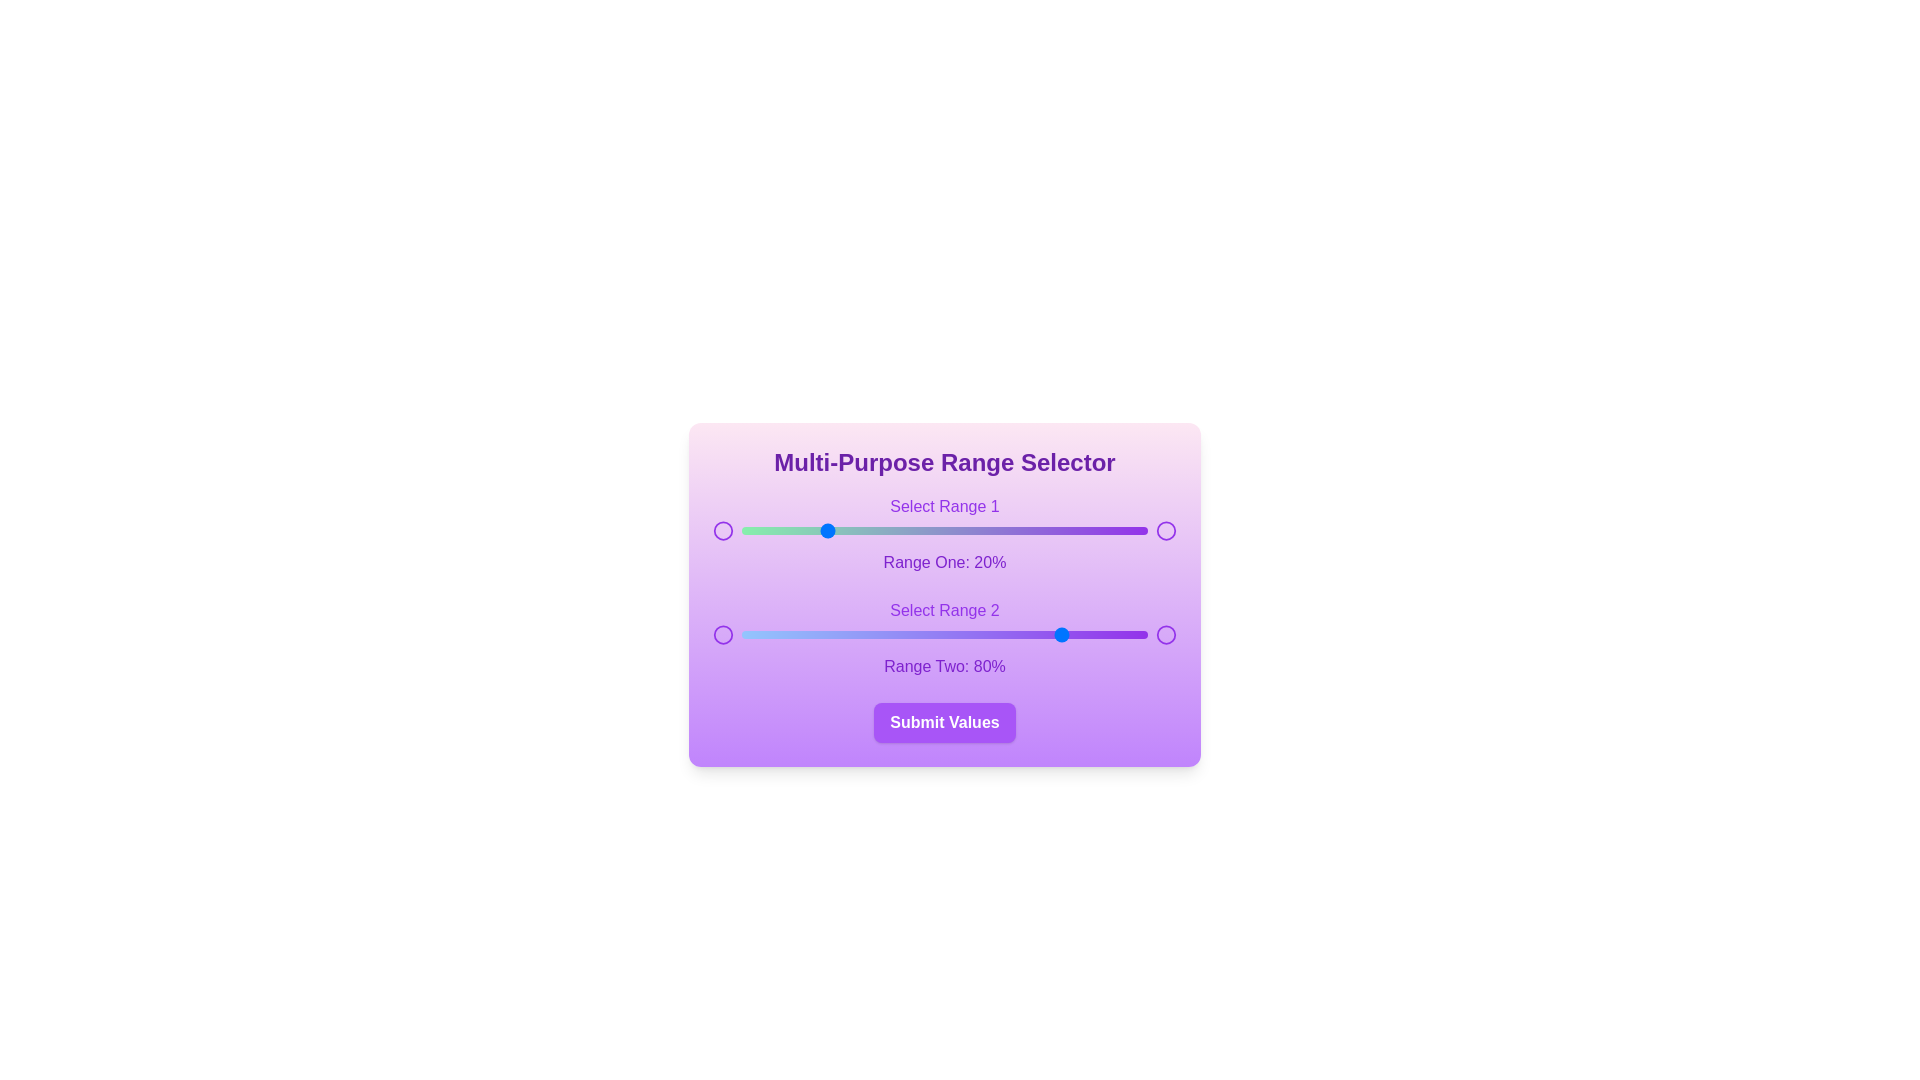  What do you see at coordinates (1022, 530) in the screenshot?
I see `the first range slider to 69%` at bounding box center [1022, 530].